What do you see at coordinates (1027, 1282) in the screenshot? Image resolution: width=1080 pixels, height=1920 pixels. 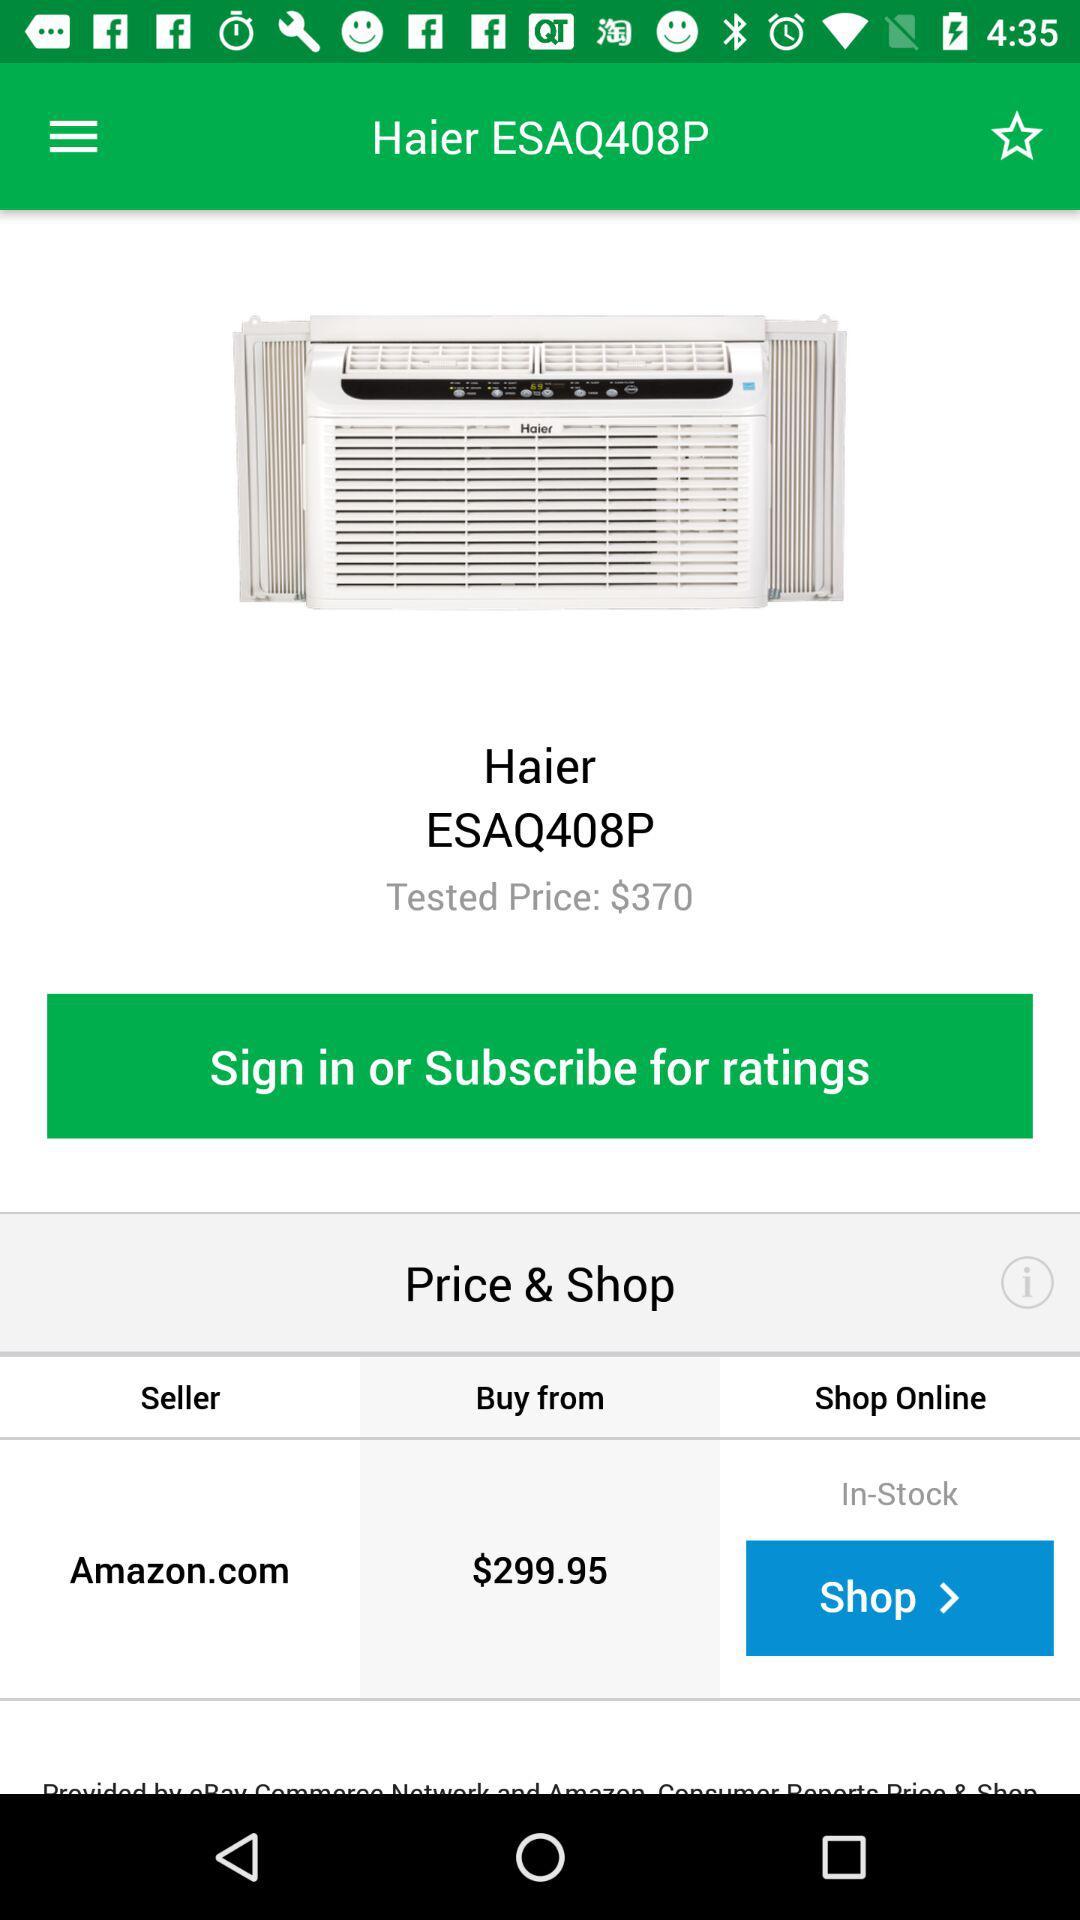 I see `show info` at bounding box center [1027, 1282].